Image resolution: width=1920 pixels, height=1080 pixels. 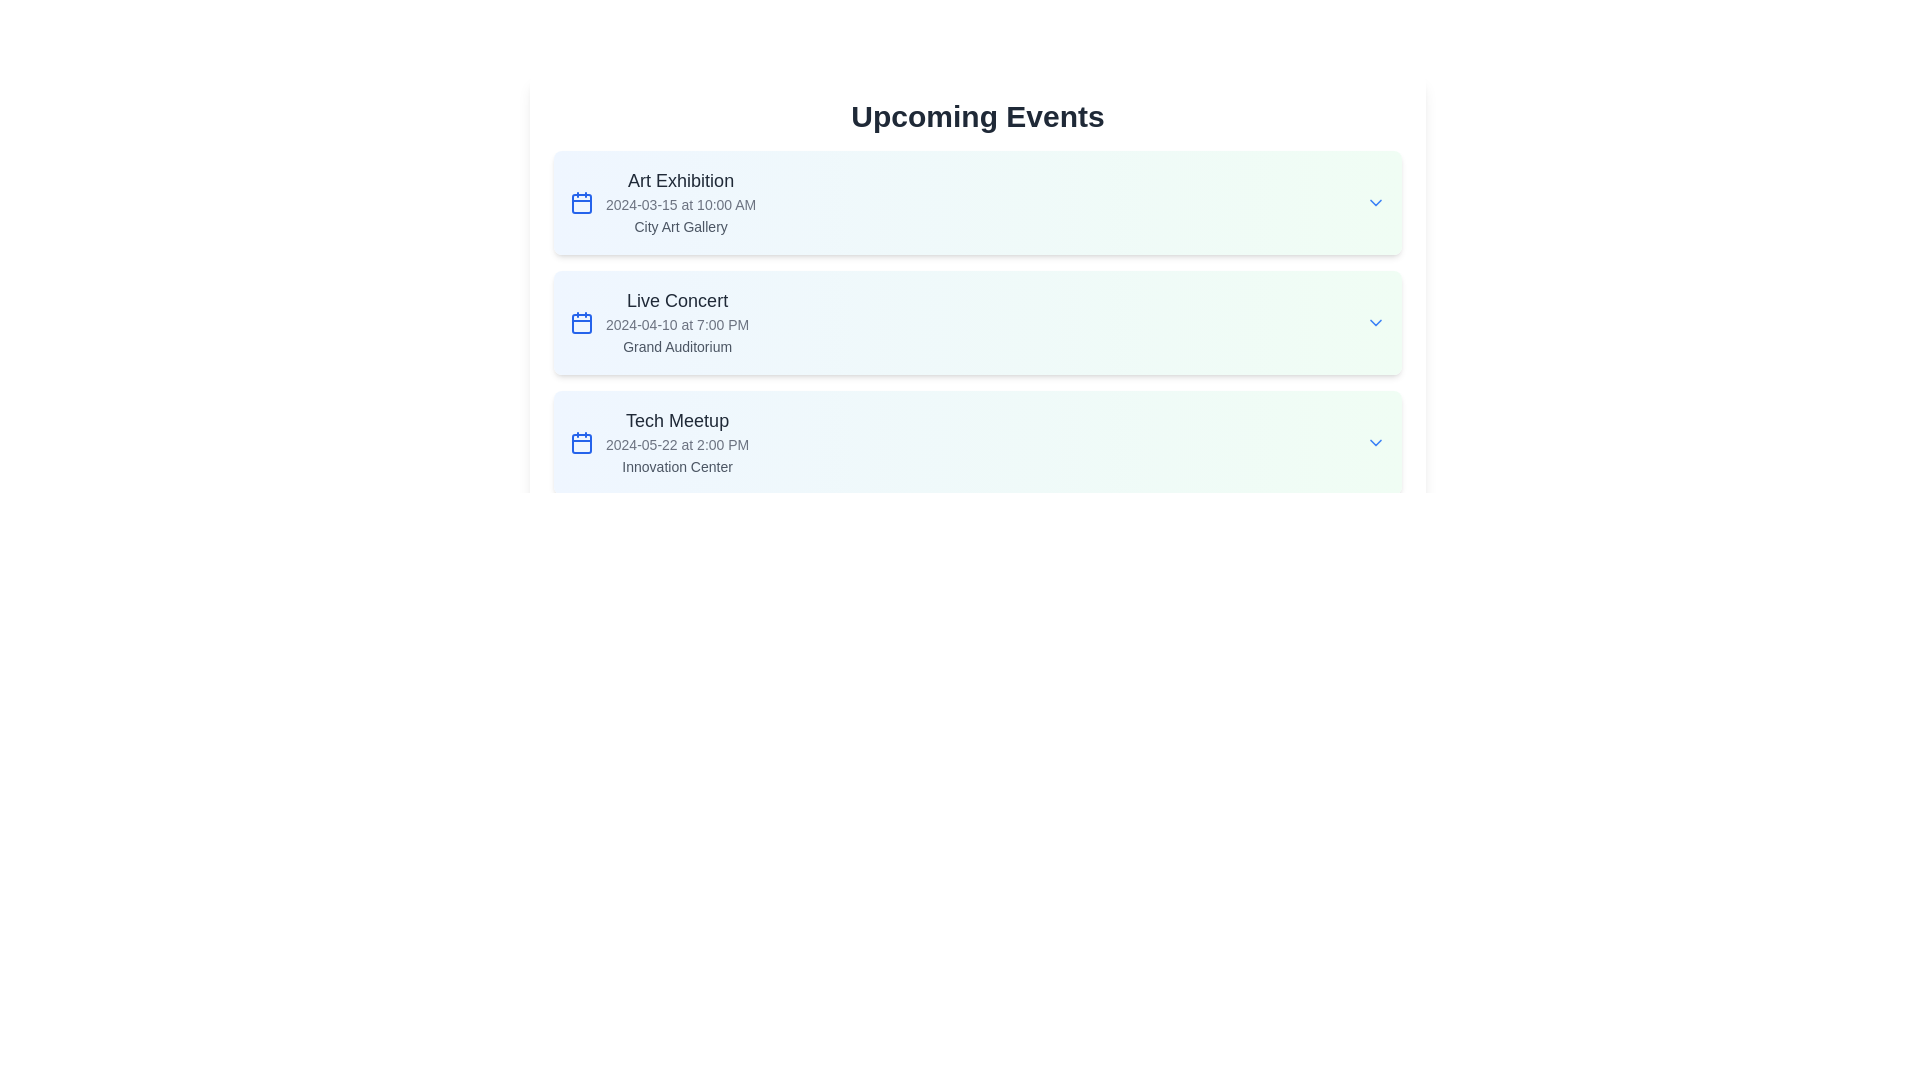 I want to click on the Text display block that provides the title, date, time, and venue of the event, located below the 'Upcoming Events' header and above the 'Live Concert' item, so click(x=681, y=203).